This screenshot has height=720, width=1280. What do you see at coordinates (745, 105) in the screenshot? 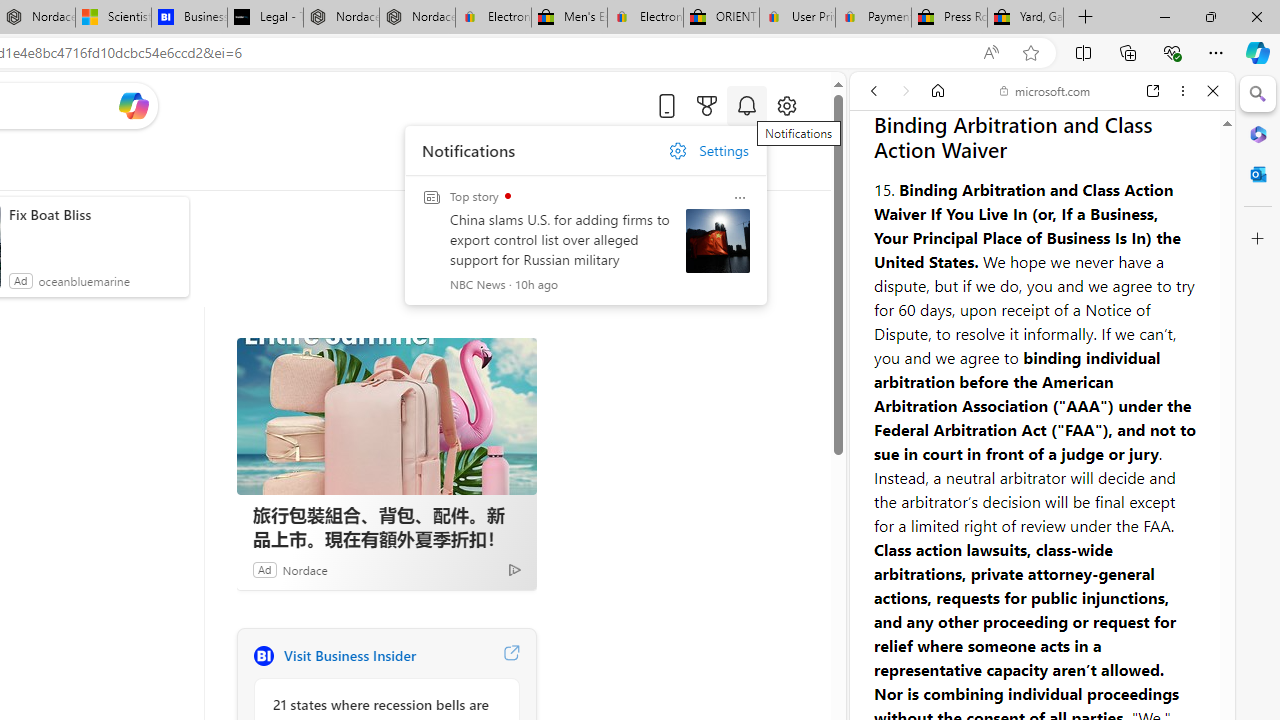
I see `'Notifications'` at bounding box center [745, 105].